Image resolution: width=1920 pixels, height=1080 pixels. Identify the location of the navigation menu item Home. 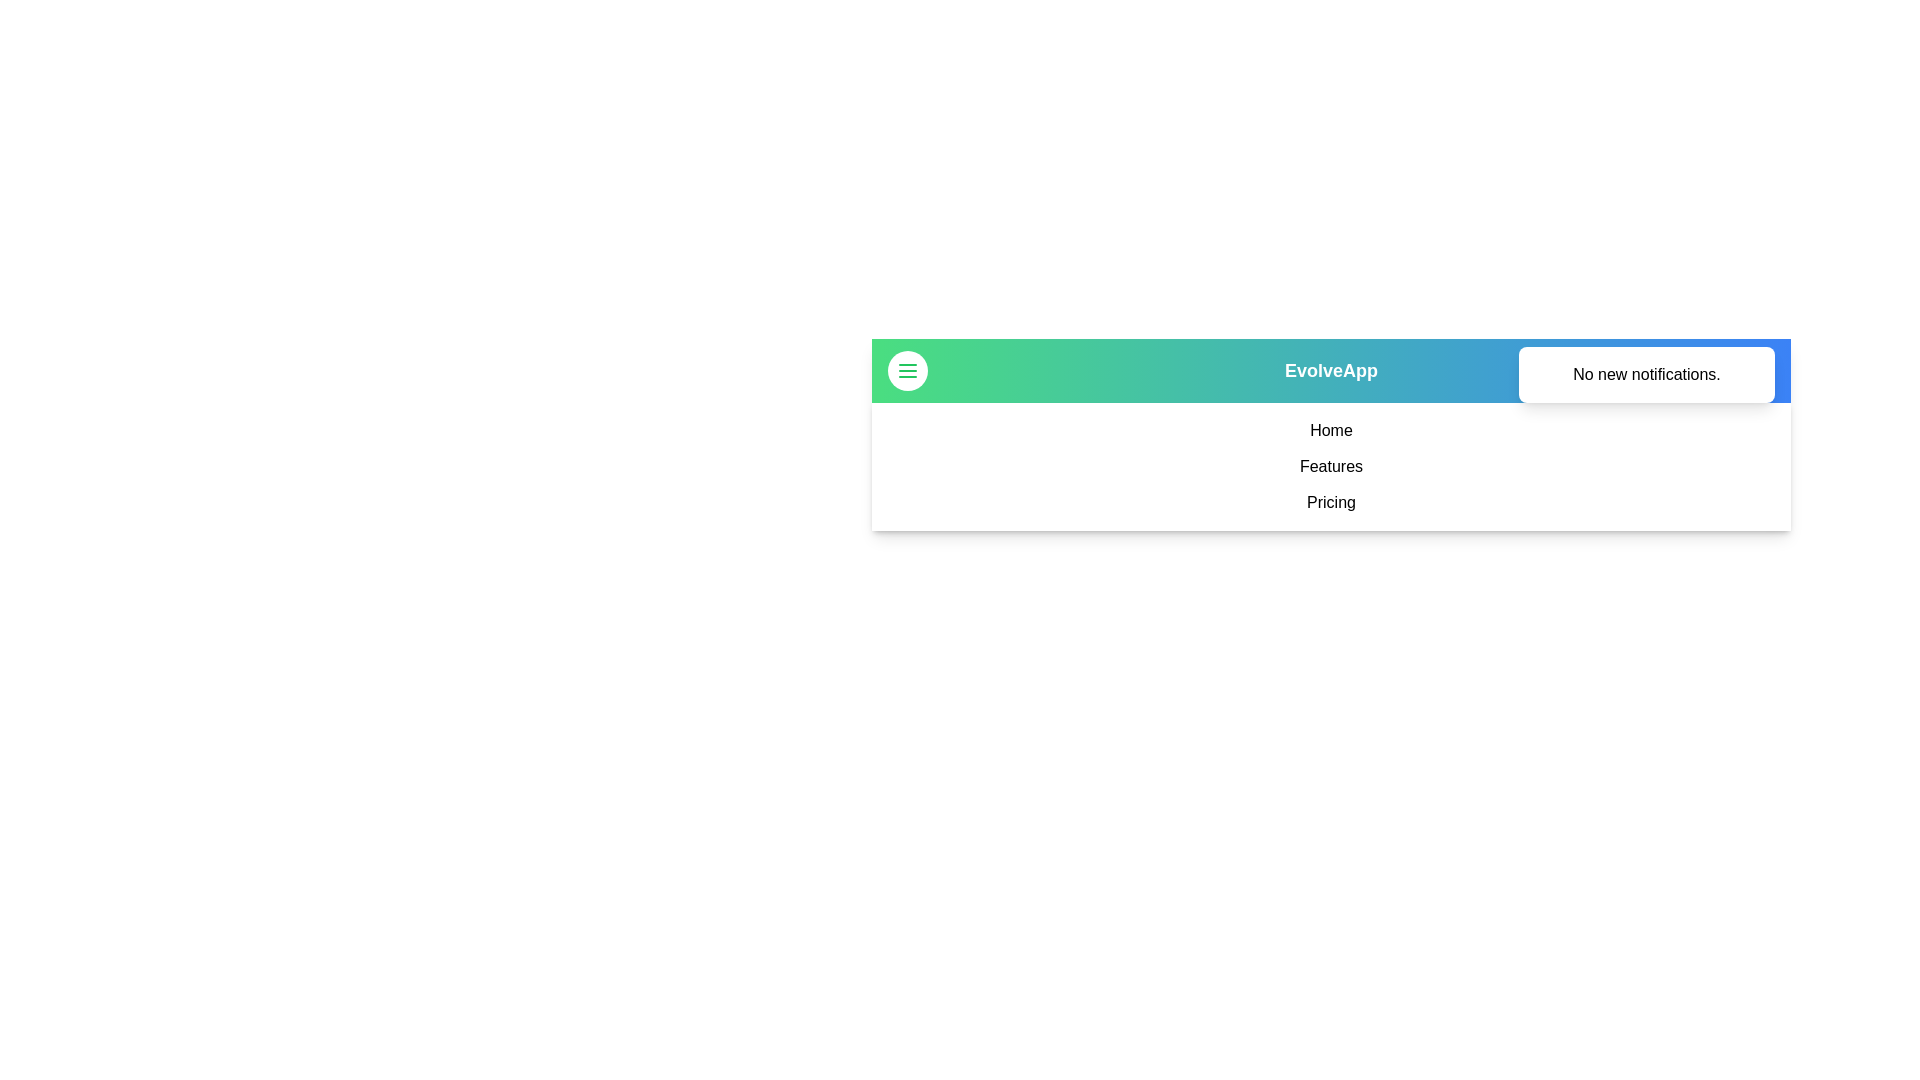
(1331, 430).